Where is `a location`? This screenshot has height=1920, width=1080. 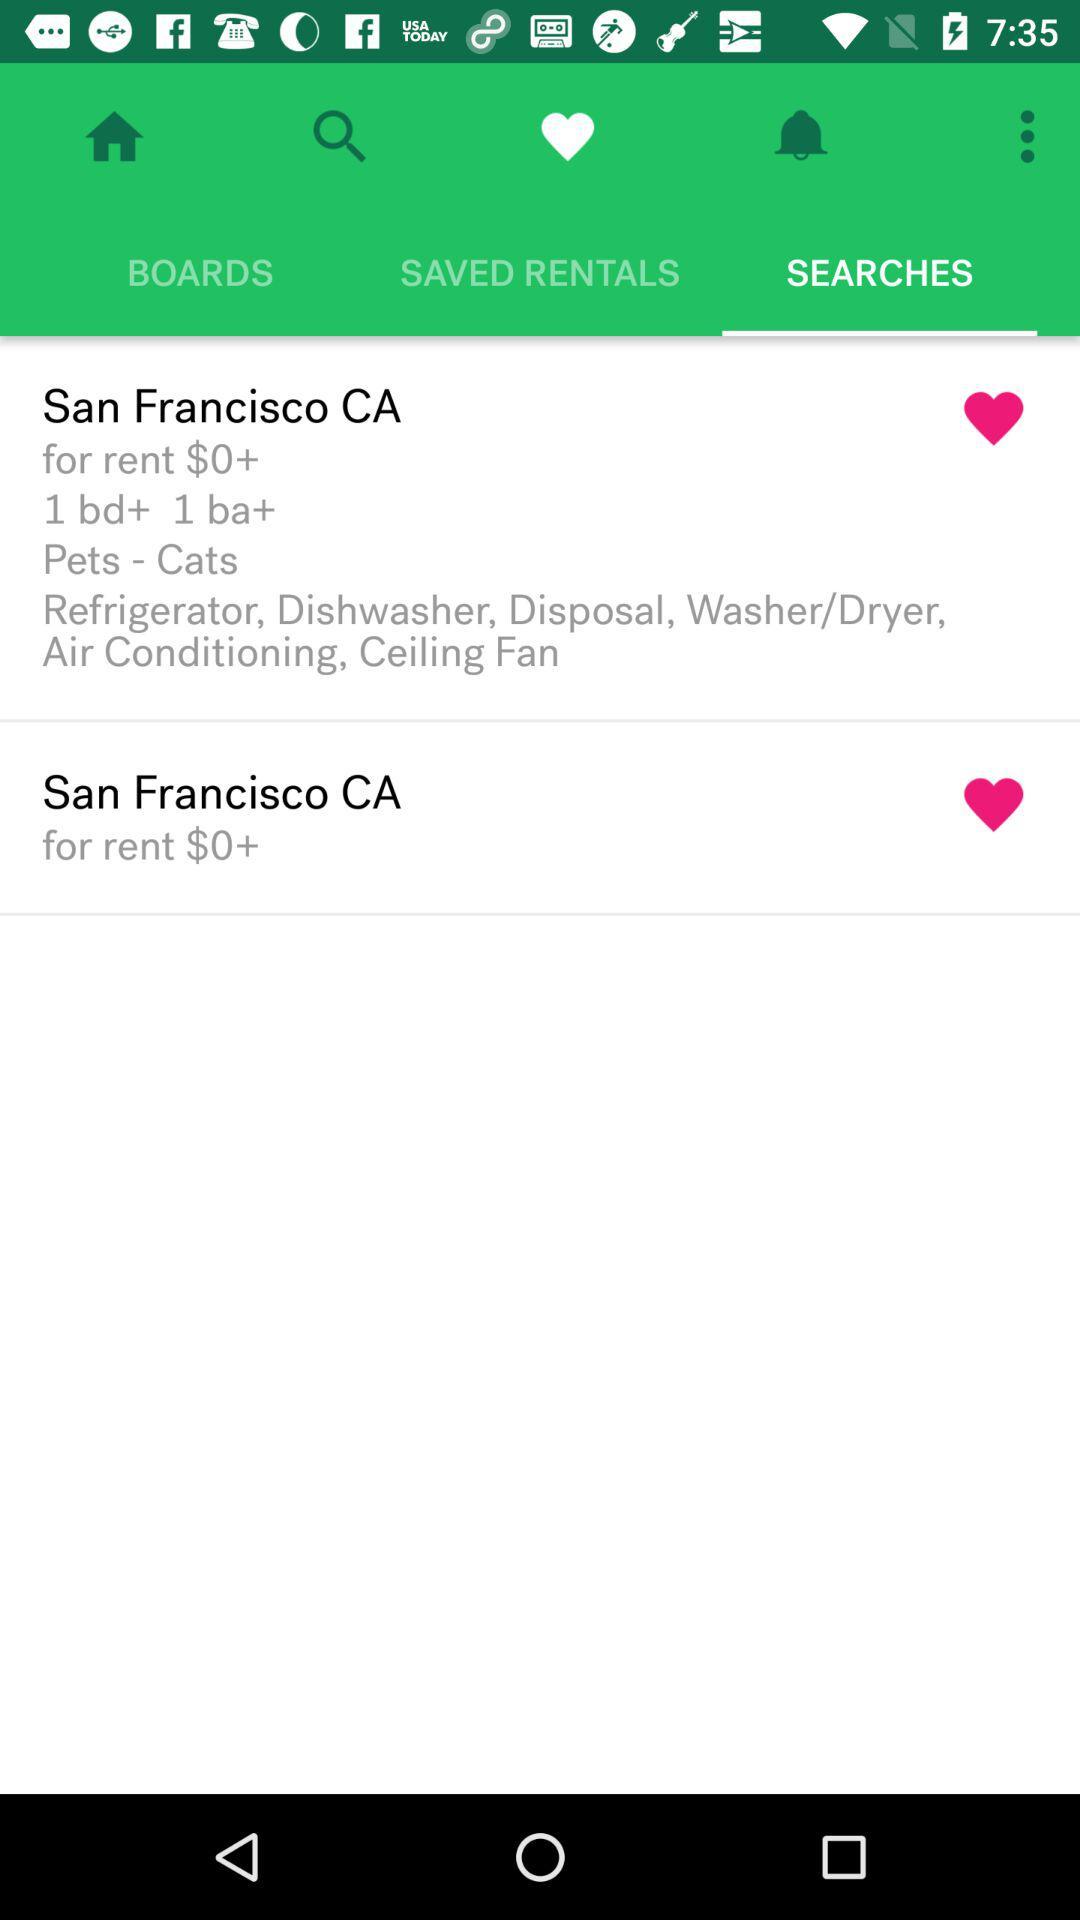 a location is located at coordinates (994, 805).